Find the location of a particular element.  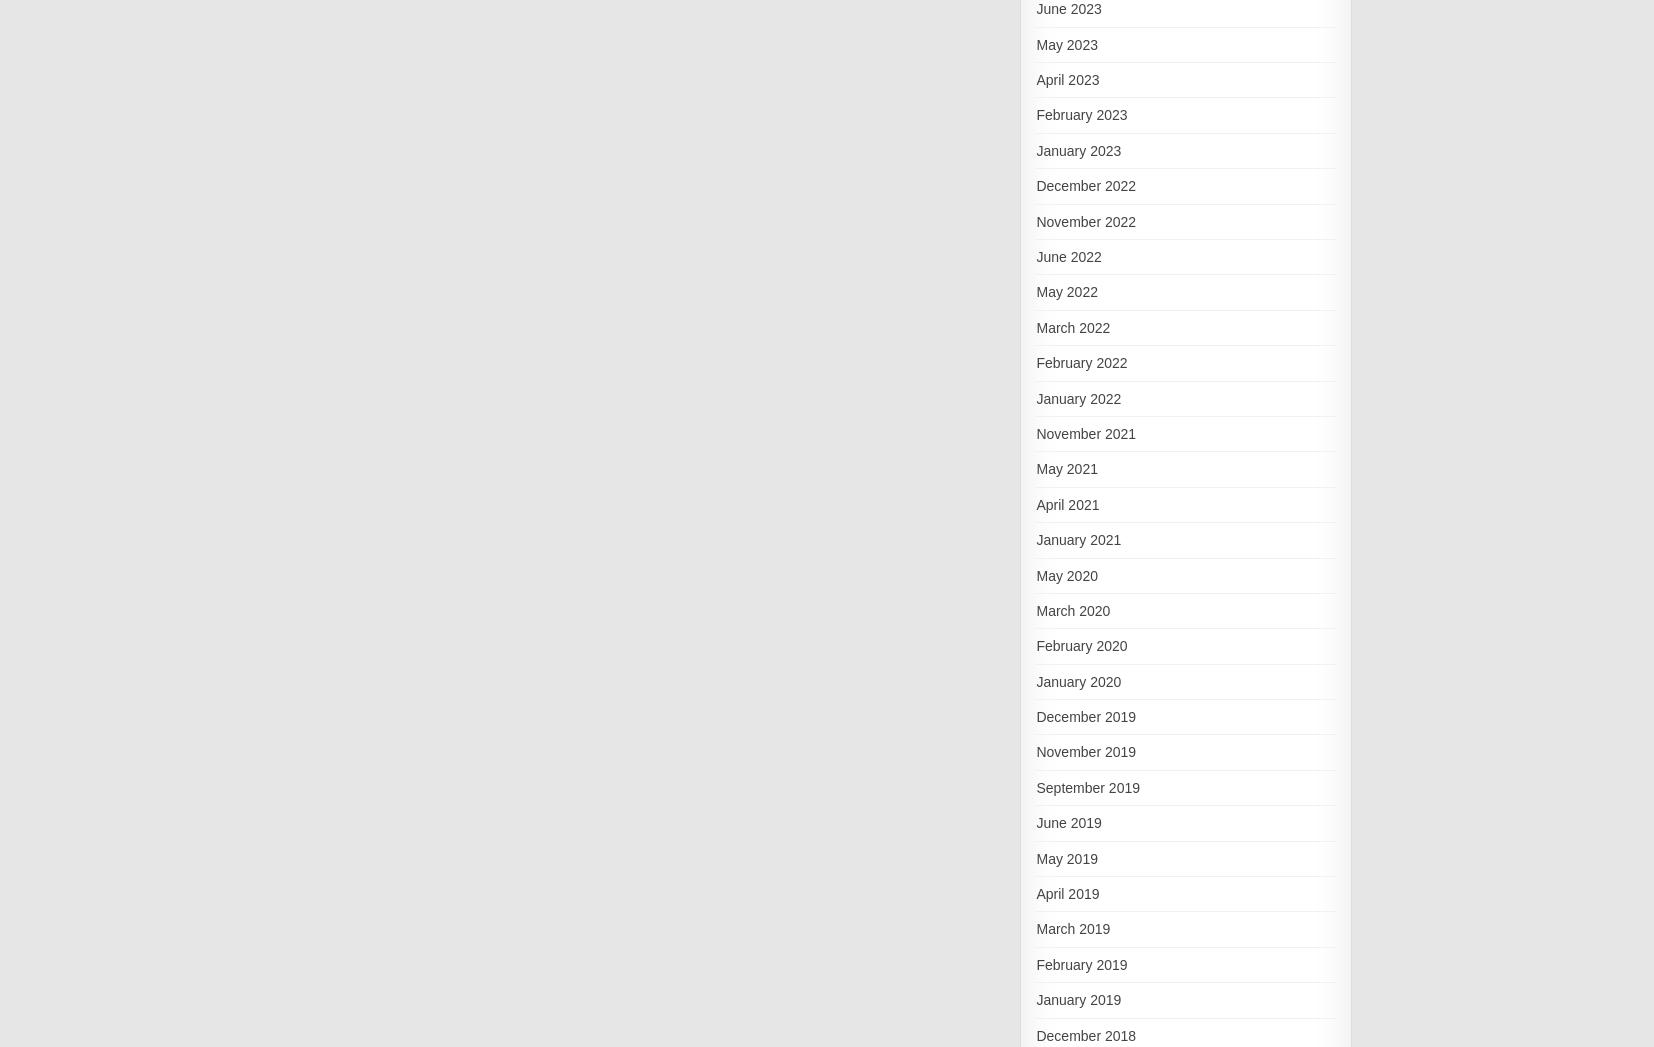

'March 2020' is located at coordinates (1035, 608).